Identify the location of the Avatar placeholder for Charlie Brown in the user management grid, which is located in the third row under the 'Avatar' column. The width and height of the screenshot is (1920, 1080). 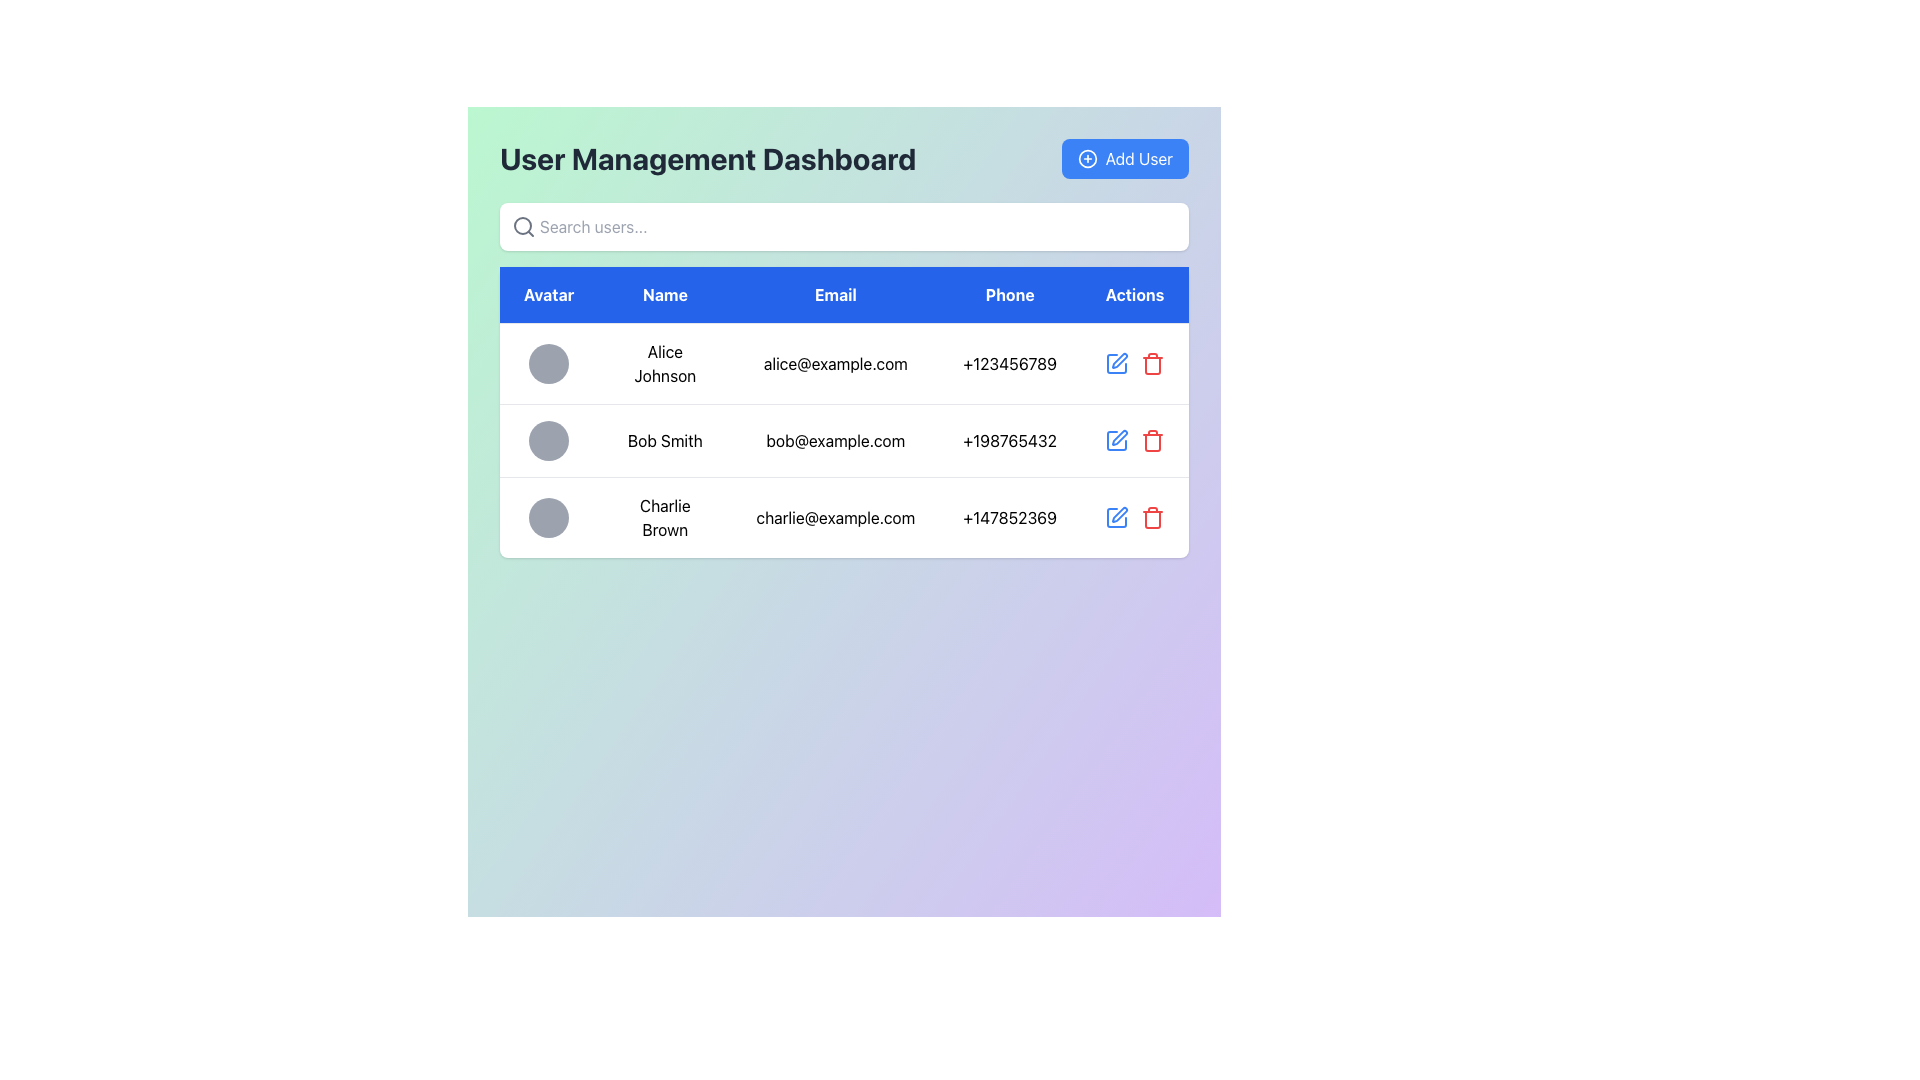
(549, 516).